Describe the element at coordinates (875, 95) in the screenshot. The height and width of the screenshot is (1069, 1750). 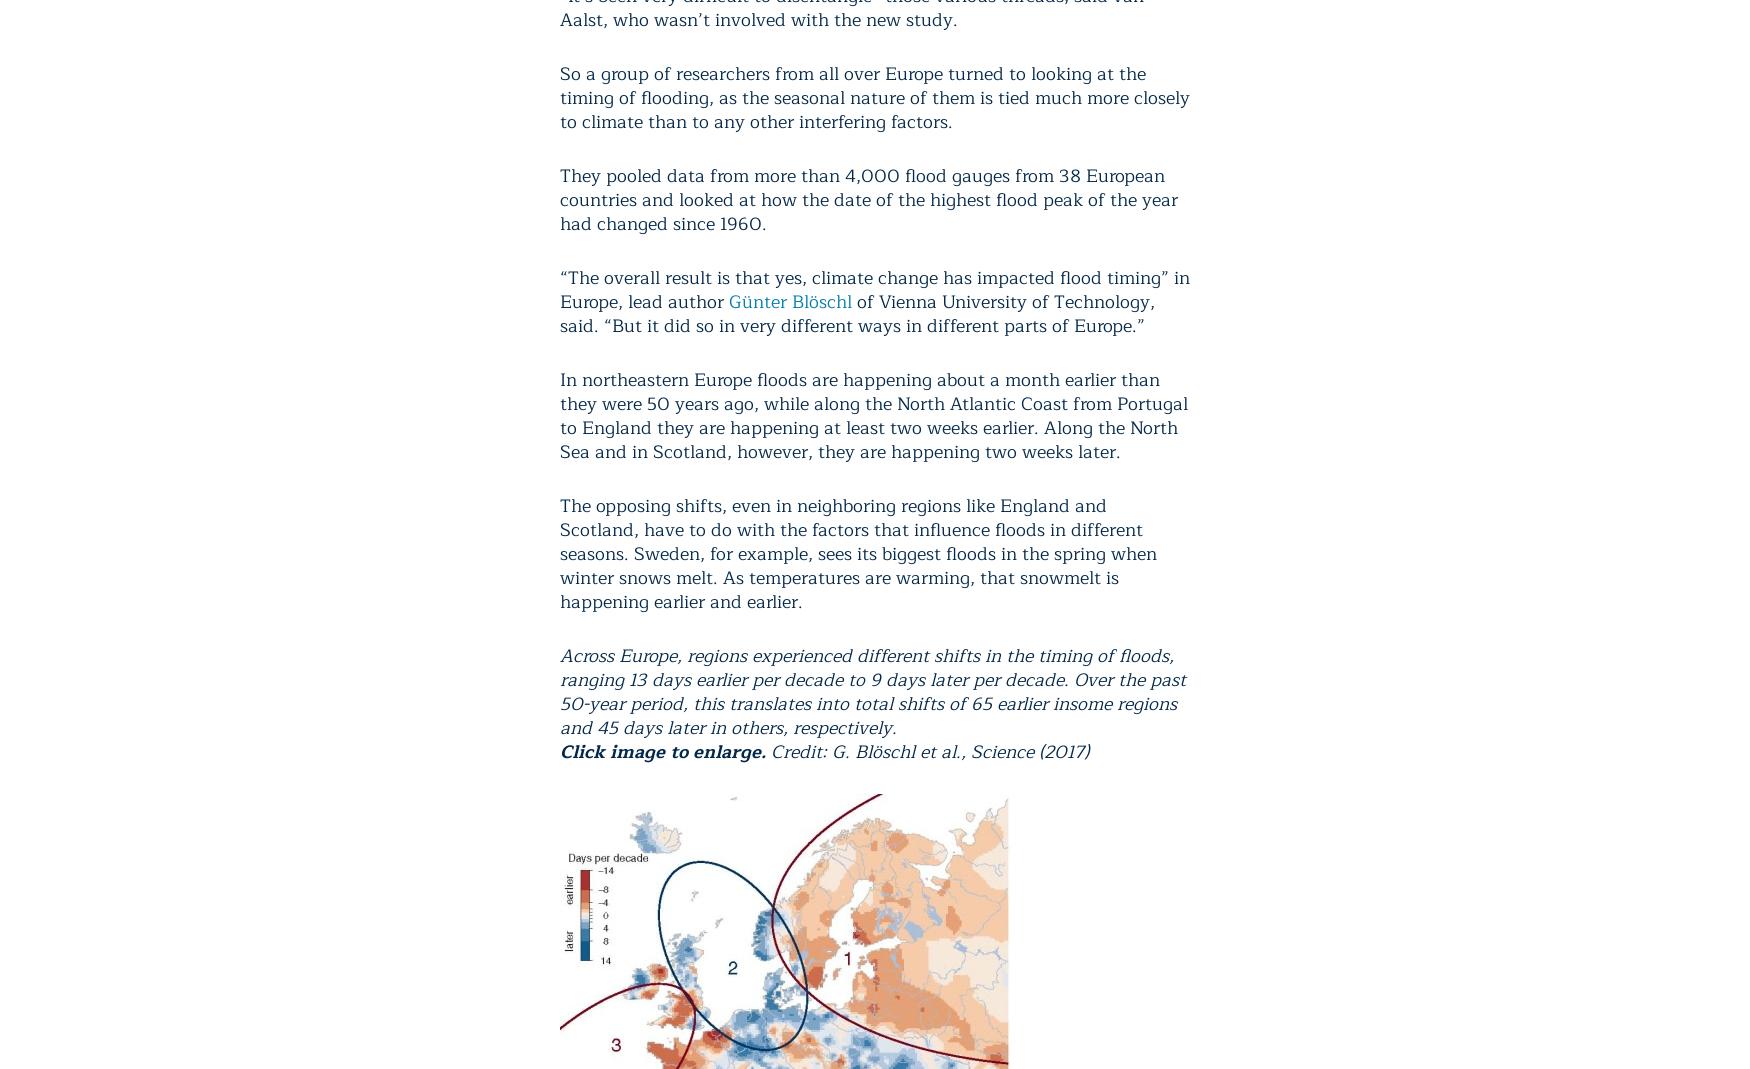
I see `'So a group of researchers from all over Europe turned to looking at the timing of flooding, as the seasonal nature of them is tied much more closely to climate than to any other interfering factors.'` at that location.